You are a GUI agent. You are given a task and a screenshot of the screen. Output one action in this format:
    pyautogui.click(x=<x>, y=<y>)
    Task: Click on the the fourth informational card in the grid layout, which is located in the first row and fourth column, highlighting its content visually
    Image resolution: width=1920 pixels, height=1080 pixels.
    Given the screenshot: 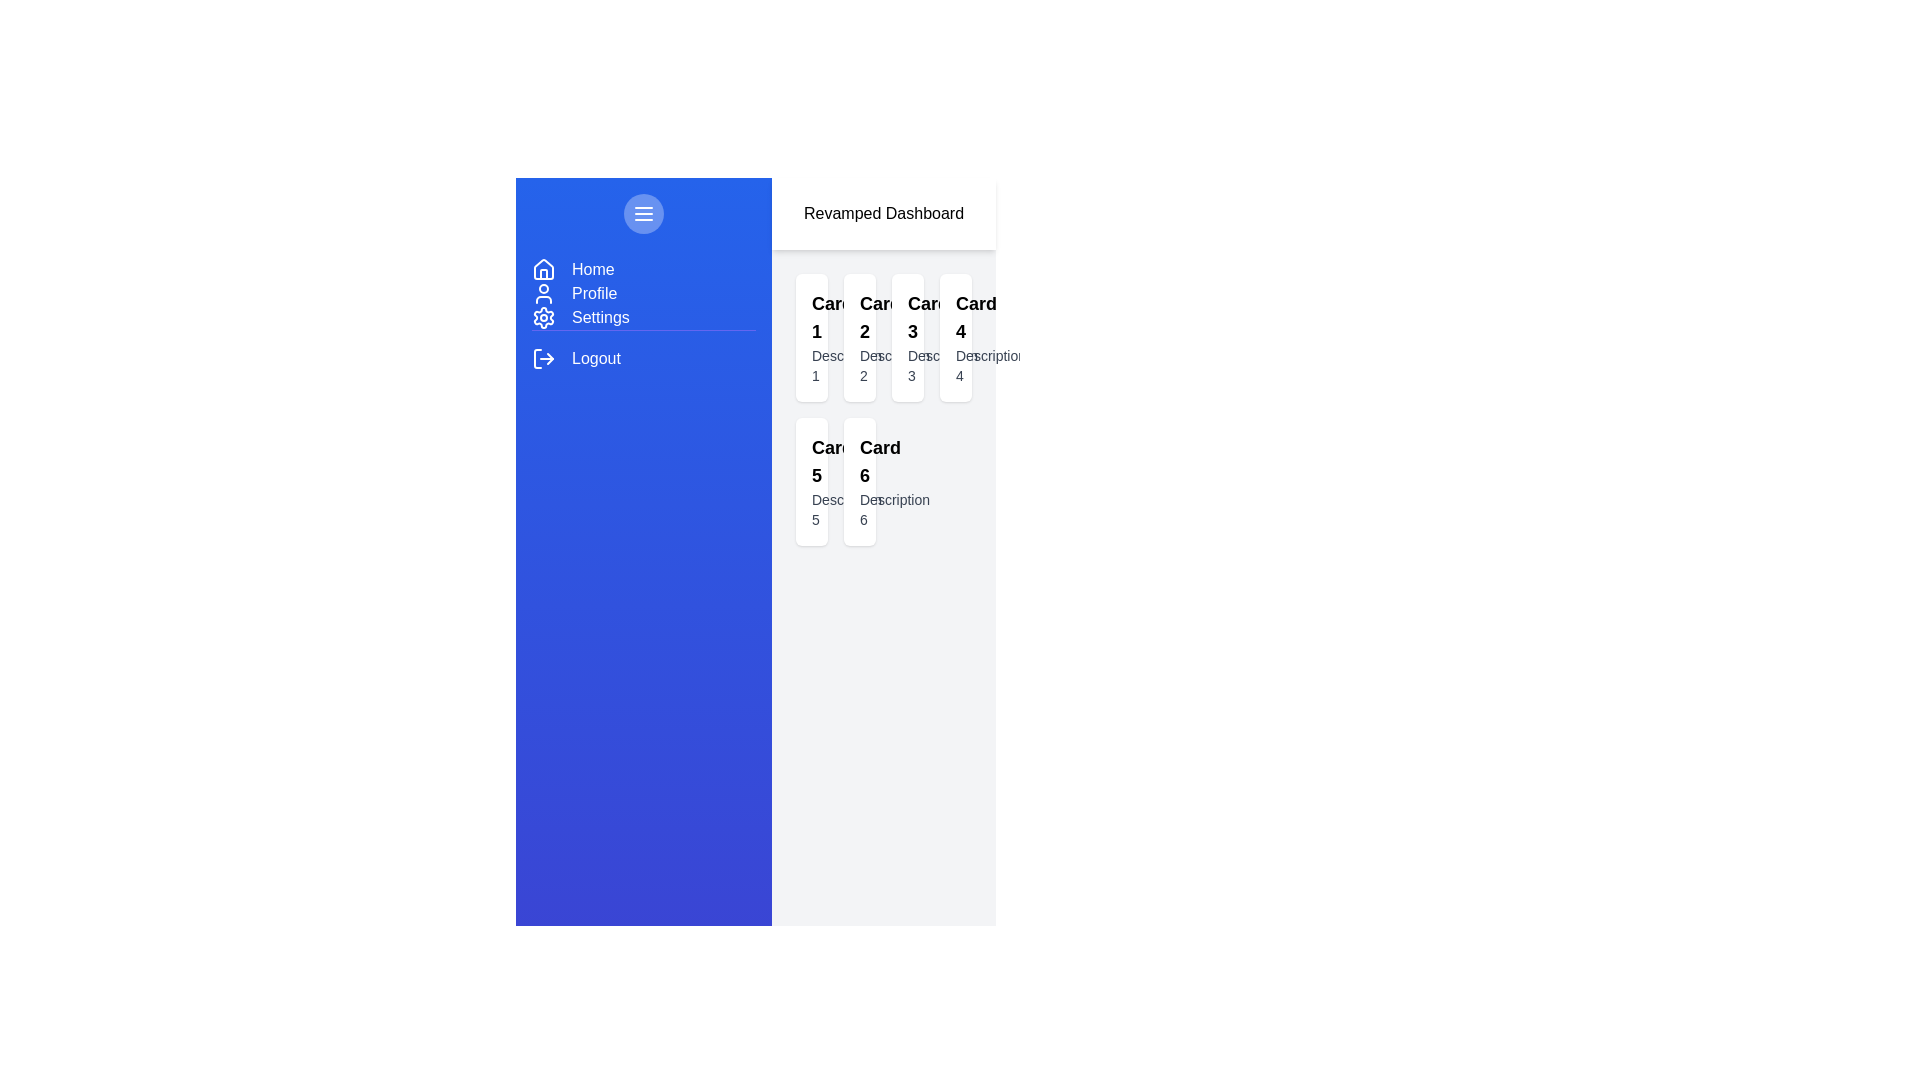 What is the action you would take?
    pyautogui.click(x=954, y=337)
    